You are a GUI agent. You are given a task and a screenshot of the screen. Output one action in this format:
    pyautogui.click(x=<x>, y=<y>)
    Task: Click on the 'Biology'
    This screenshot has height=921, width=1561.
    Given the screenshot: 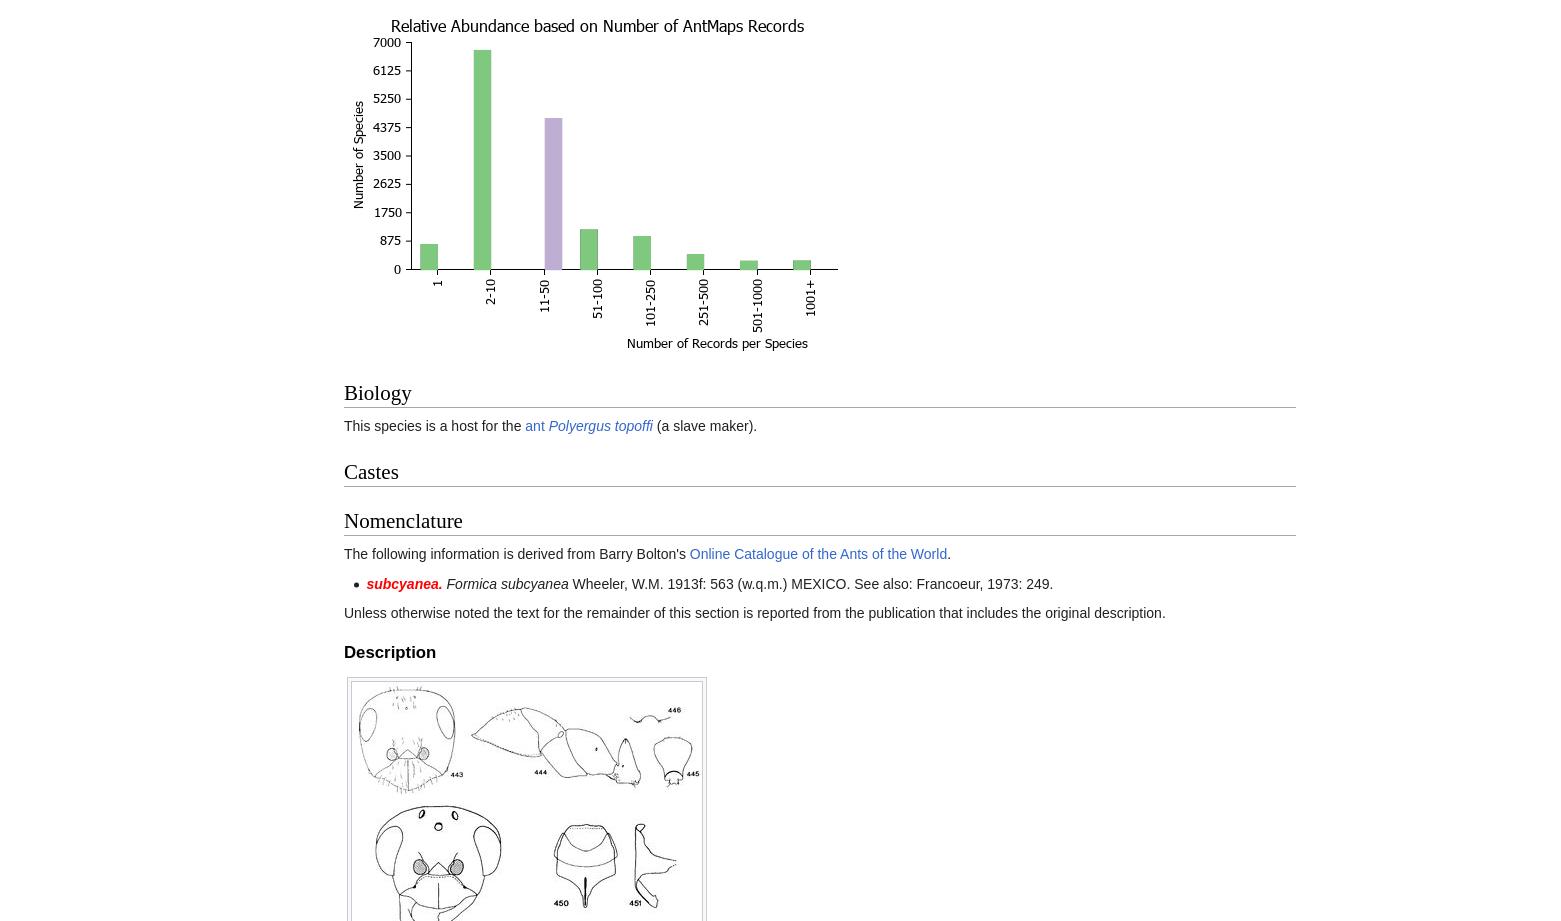 What is the action you would take?
    pyautogui.click(x=376, y=392)
    